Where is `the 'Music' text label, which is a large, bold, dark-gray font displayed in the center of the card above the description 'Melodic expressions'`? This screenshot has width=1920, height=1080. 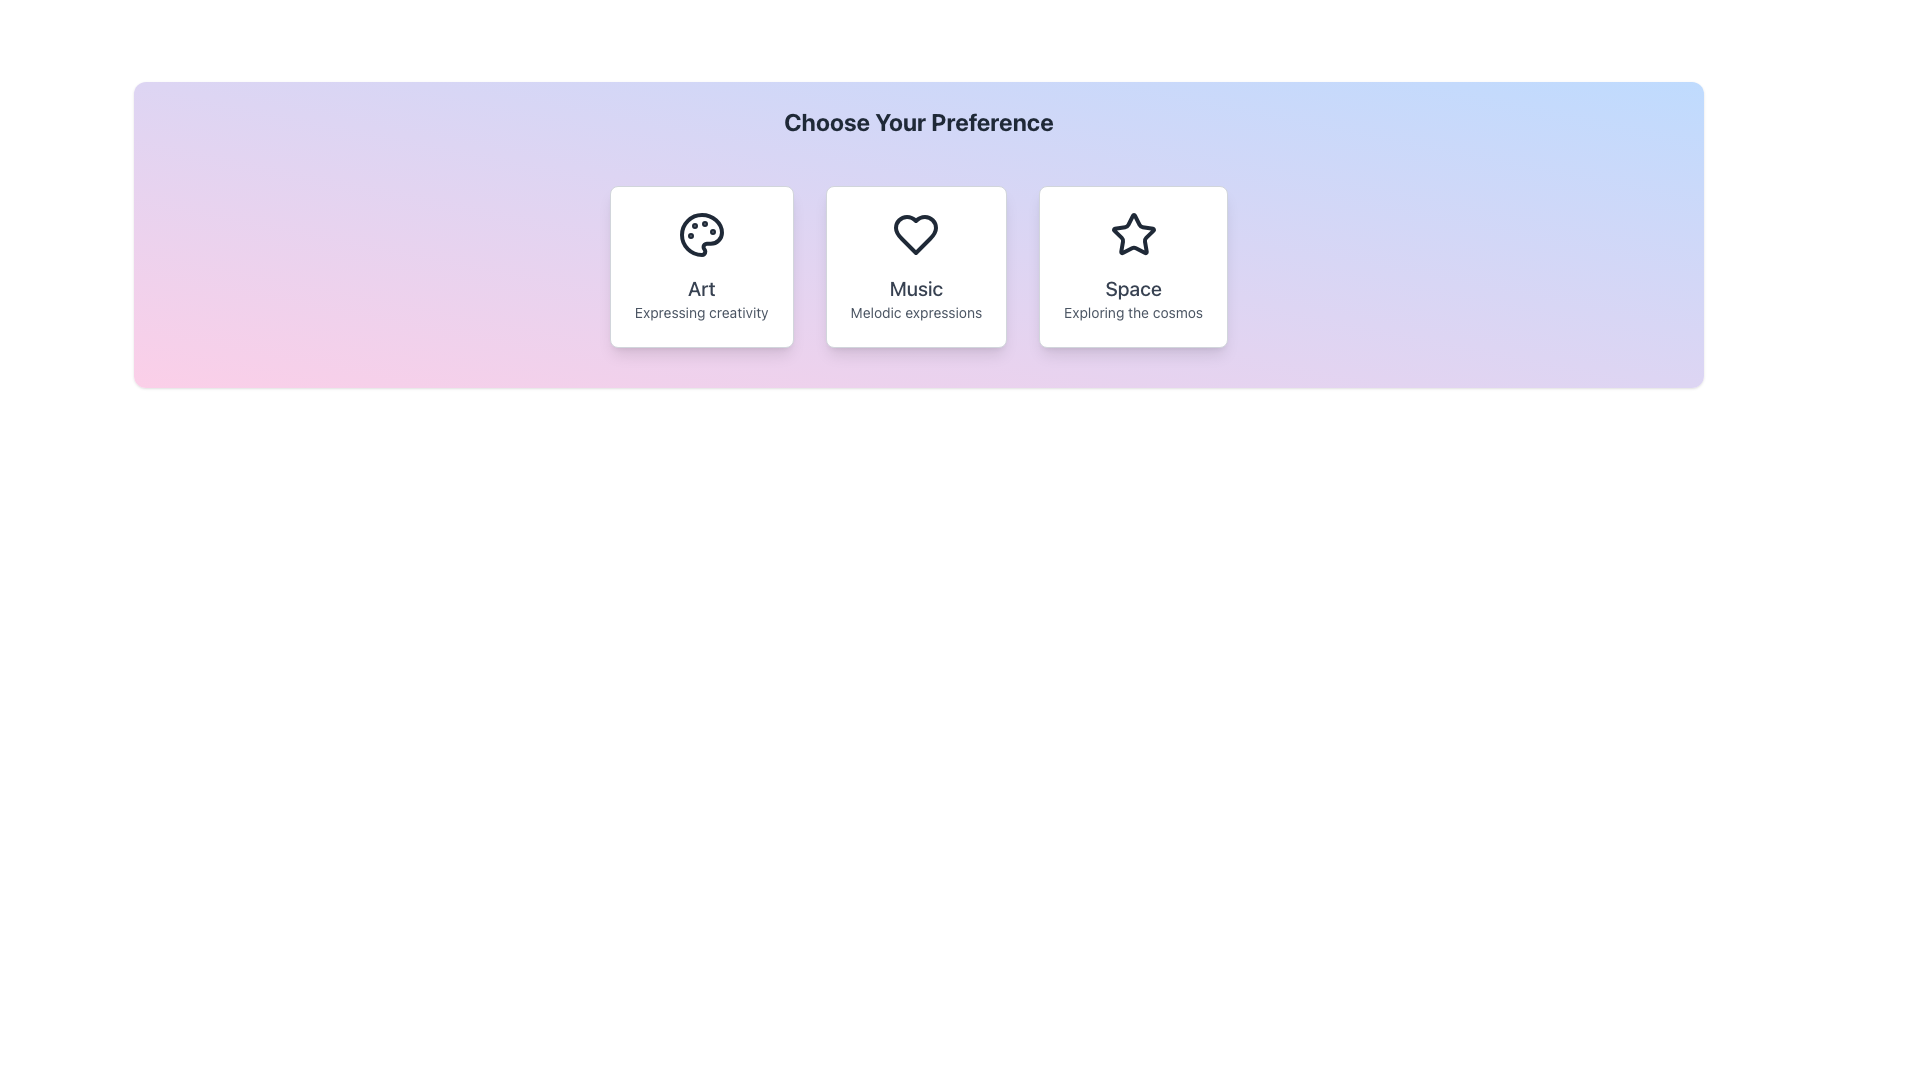
the 'Music' text label, which is a large, bold, dark-gray font displayed in the center of the card above the description 'Melodic expressions' is located at coordinates (915, 289).